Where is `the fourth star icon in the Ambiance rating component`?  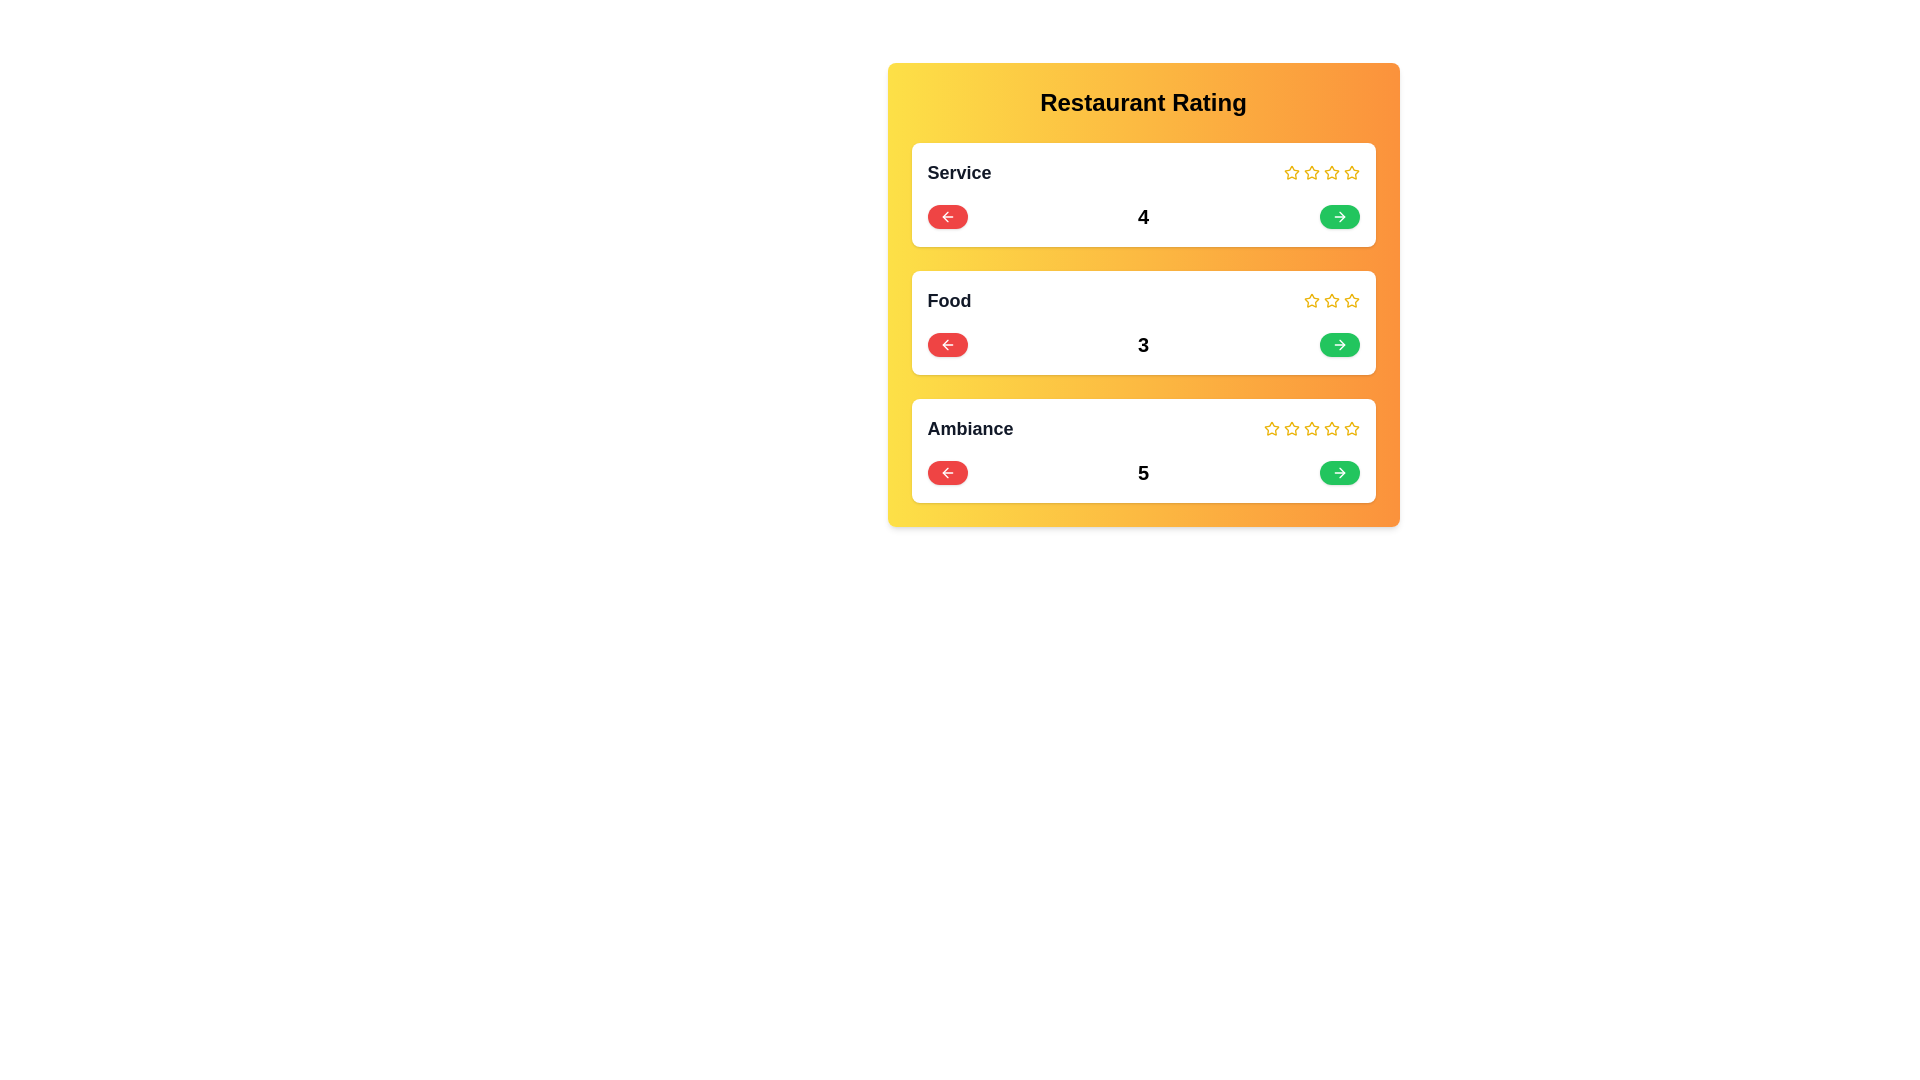
the fourth star icon in the Ambiance rating component is located at coordinates (1330, 427).